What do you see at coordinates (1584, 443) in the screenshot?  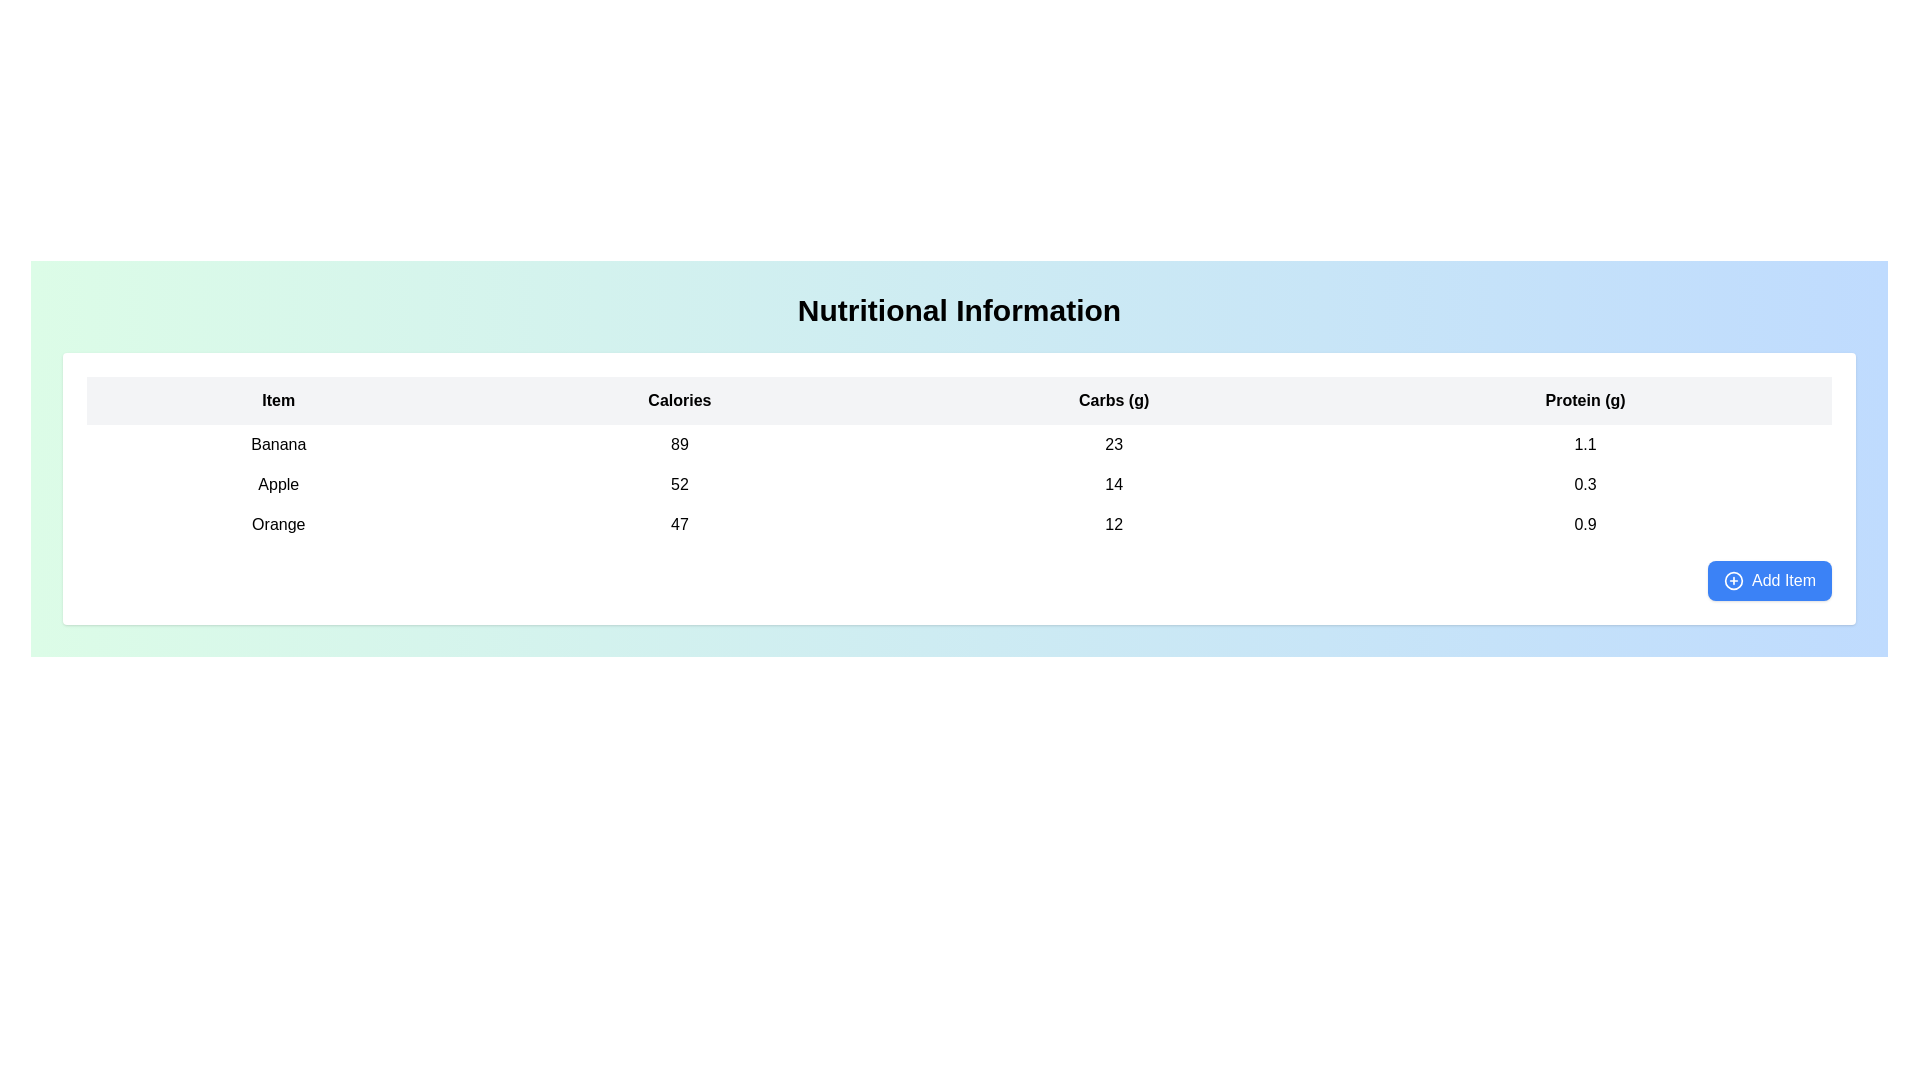 I see `the text label displaying '1.1' in the 'Protein (g)' column for the 'Banana' row, which is styled to be center-aligned and has padding applied` at bounding box center [1584, 443].